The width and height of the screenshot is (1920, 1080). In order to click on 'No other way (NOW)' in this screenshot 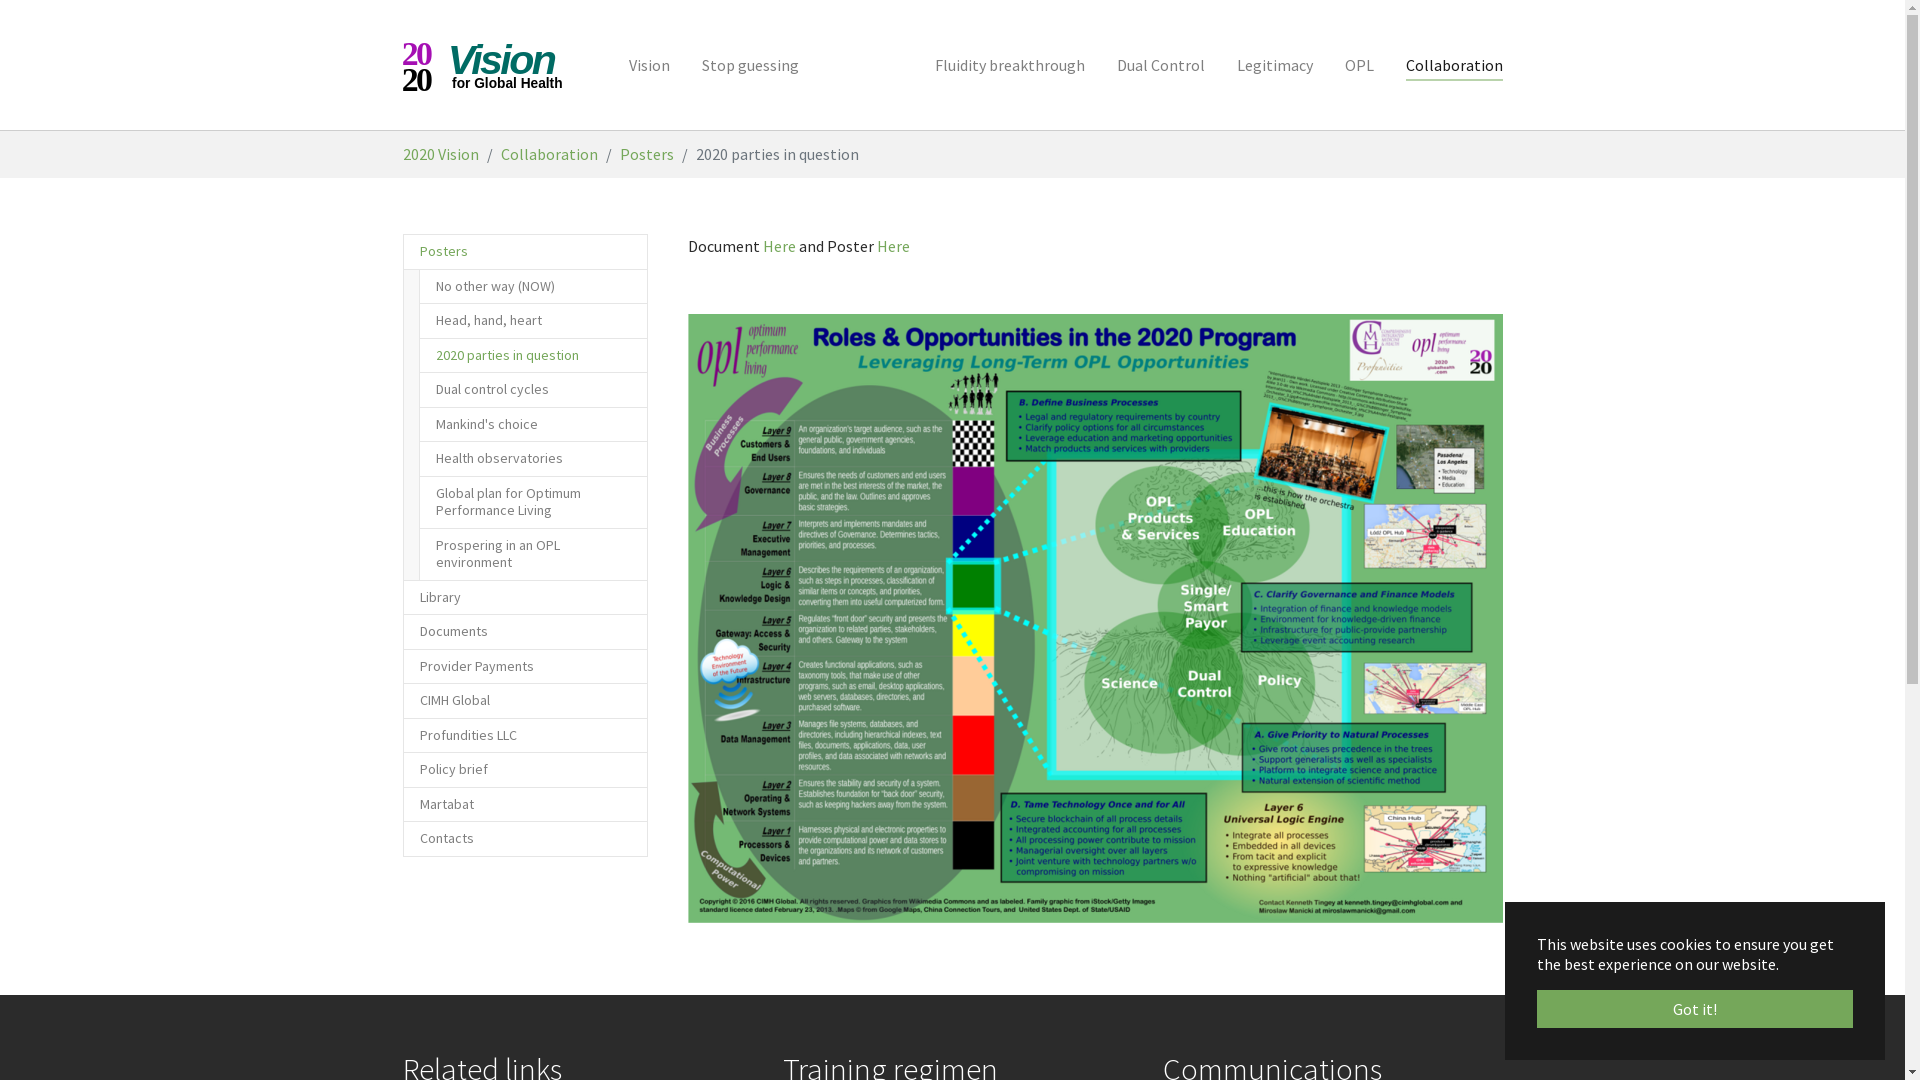, I will do `click(532, 285)`.